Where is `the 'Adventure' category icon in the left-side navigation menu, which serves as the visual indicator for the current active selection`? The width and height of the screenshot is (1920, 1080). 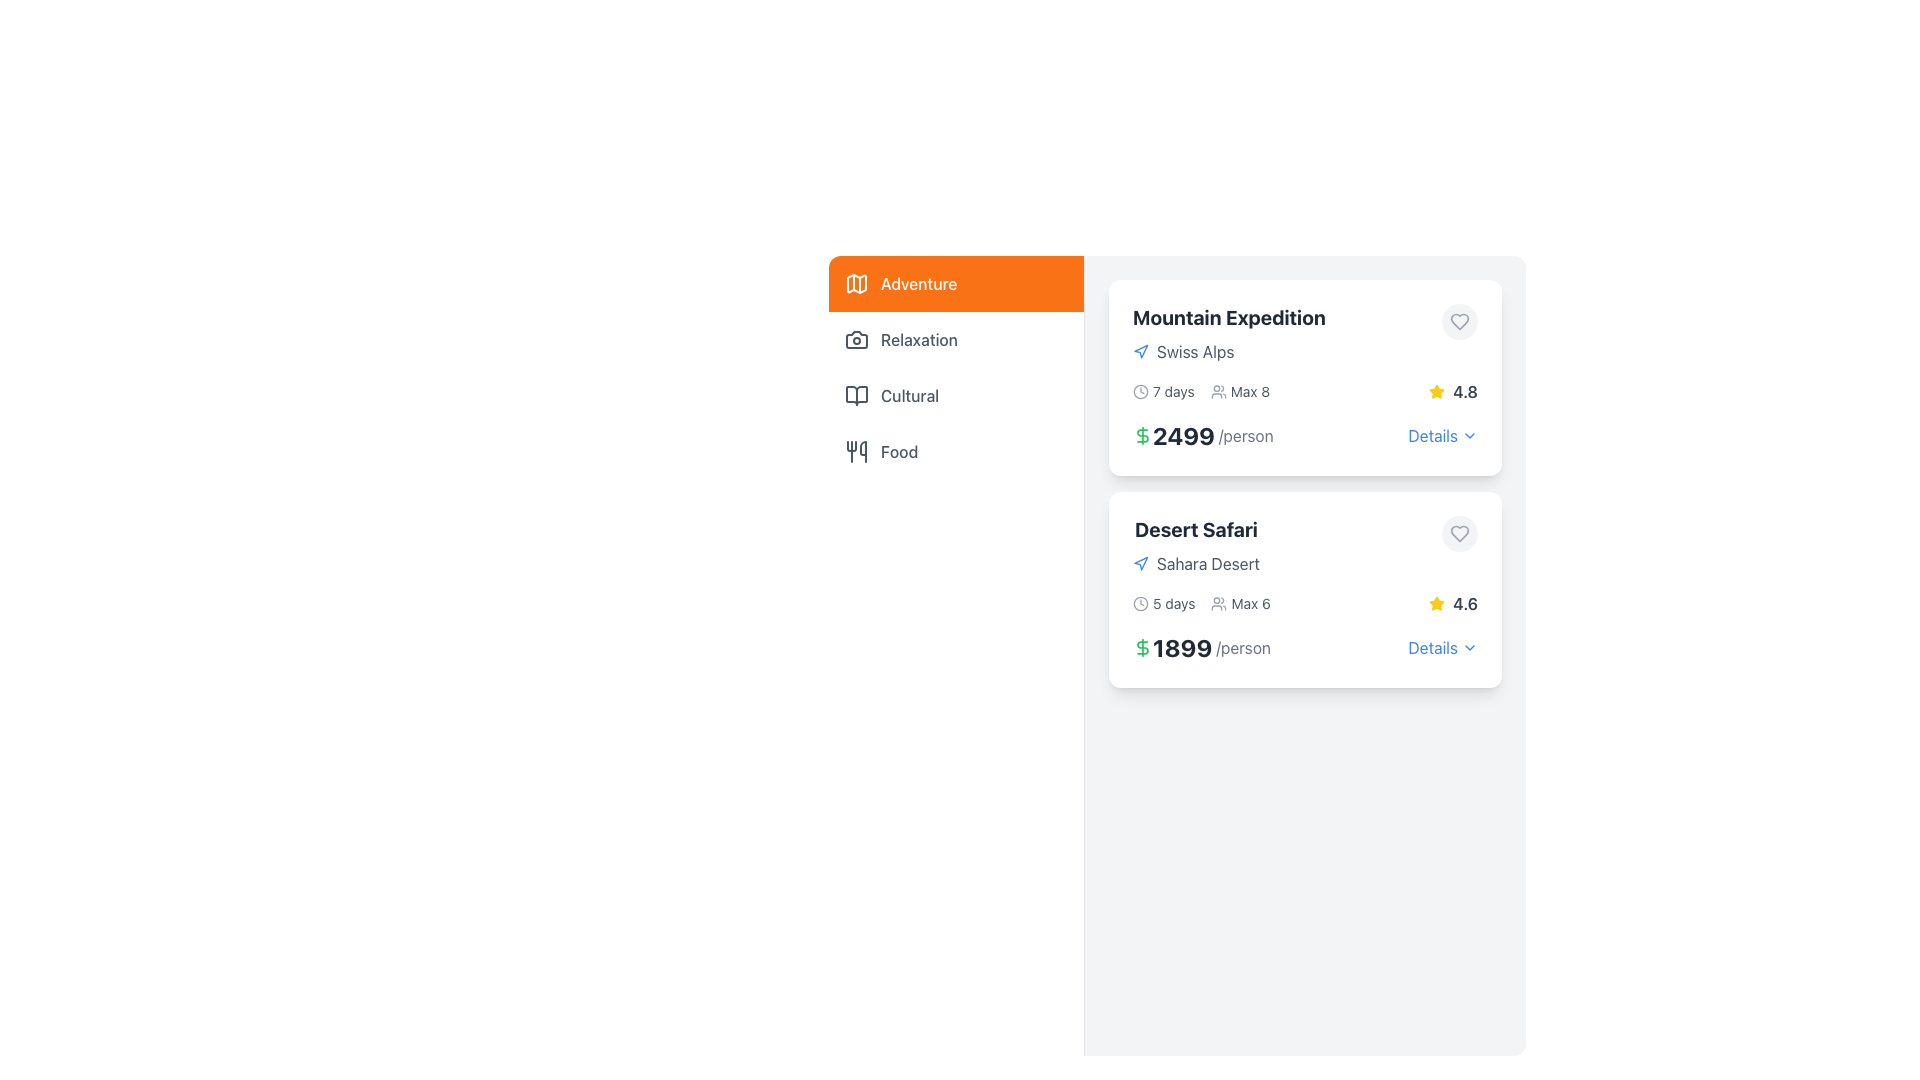 the 'Adventure' category icon in the left-side navigation menu, which serves as the visual indicator for the current active selection is located at coordinates (857, 284).